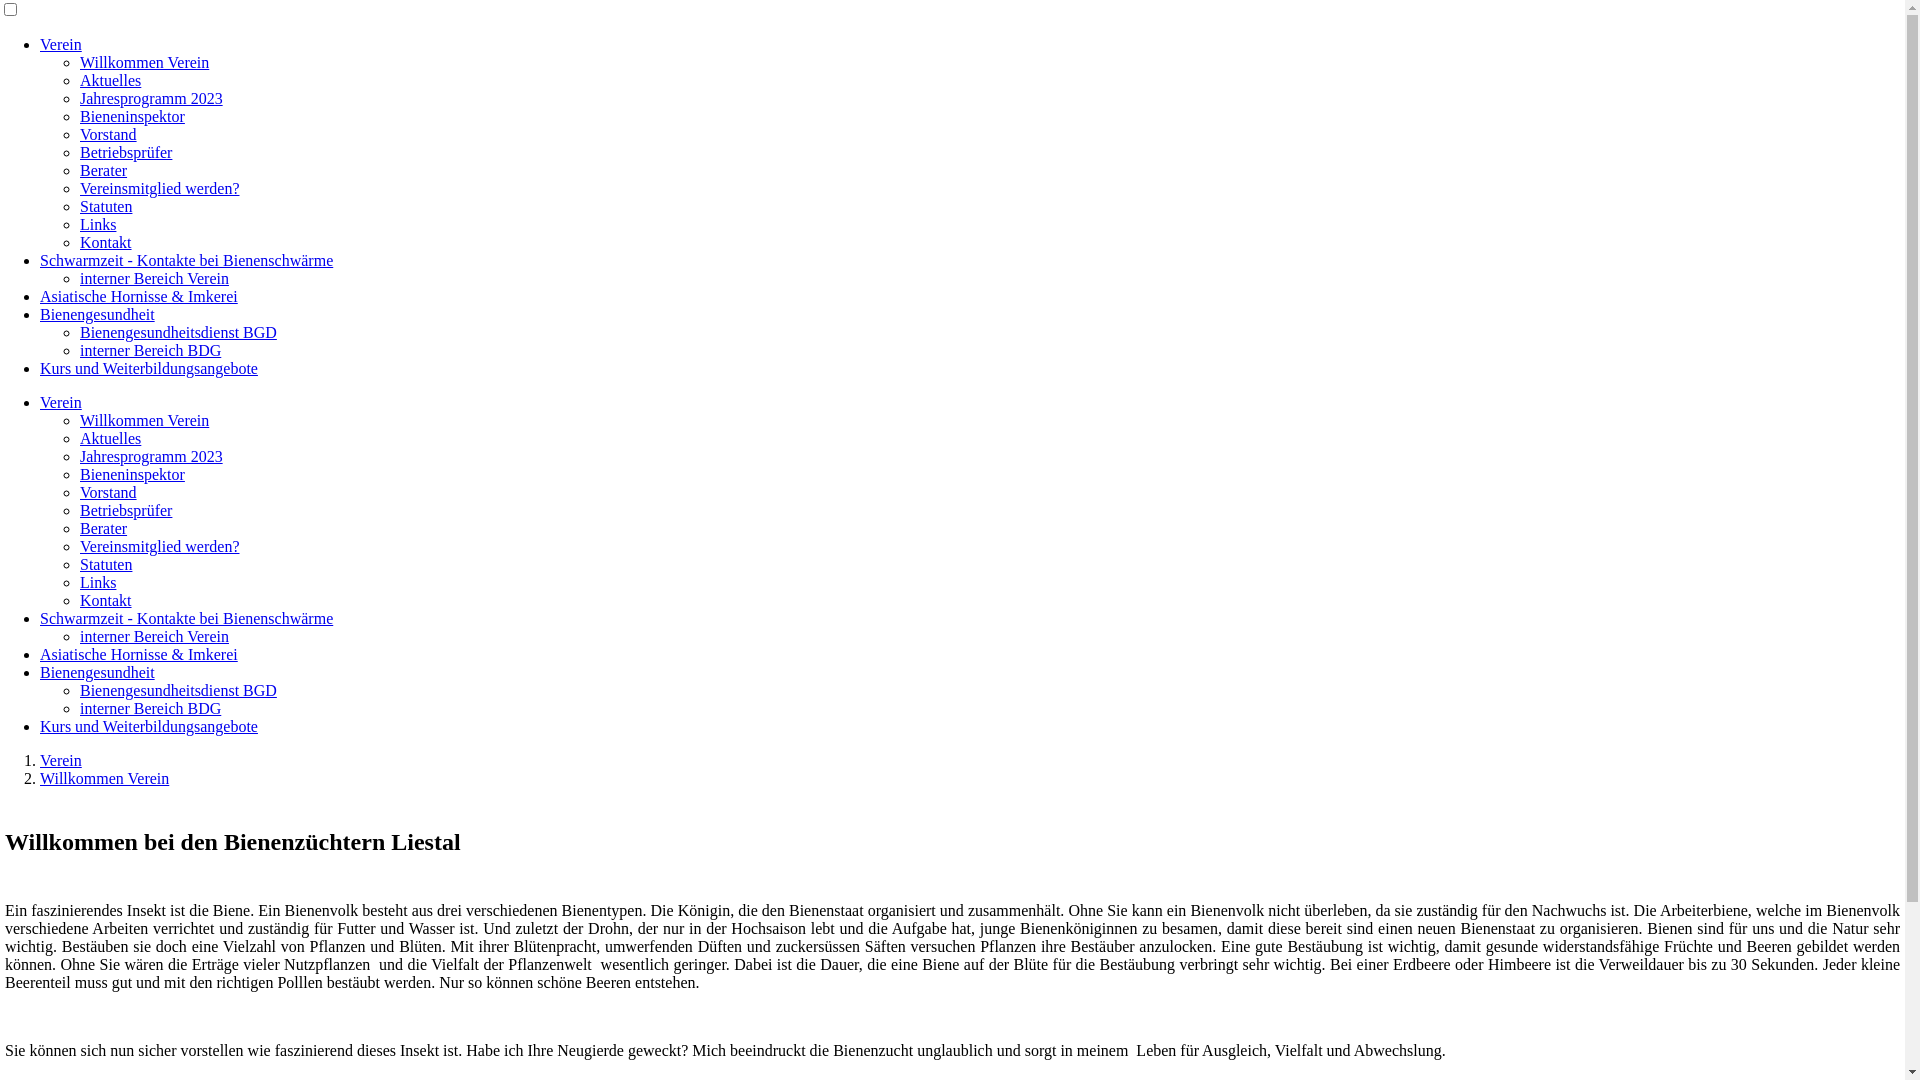 The width and height of the screenshot is (1920, 1080). Describe the element at coordinates (153, 278) in the screenshot. I see `'interner Bereich Verein'` at that location.